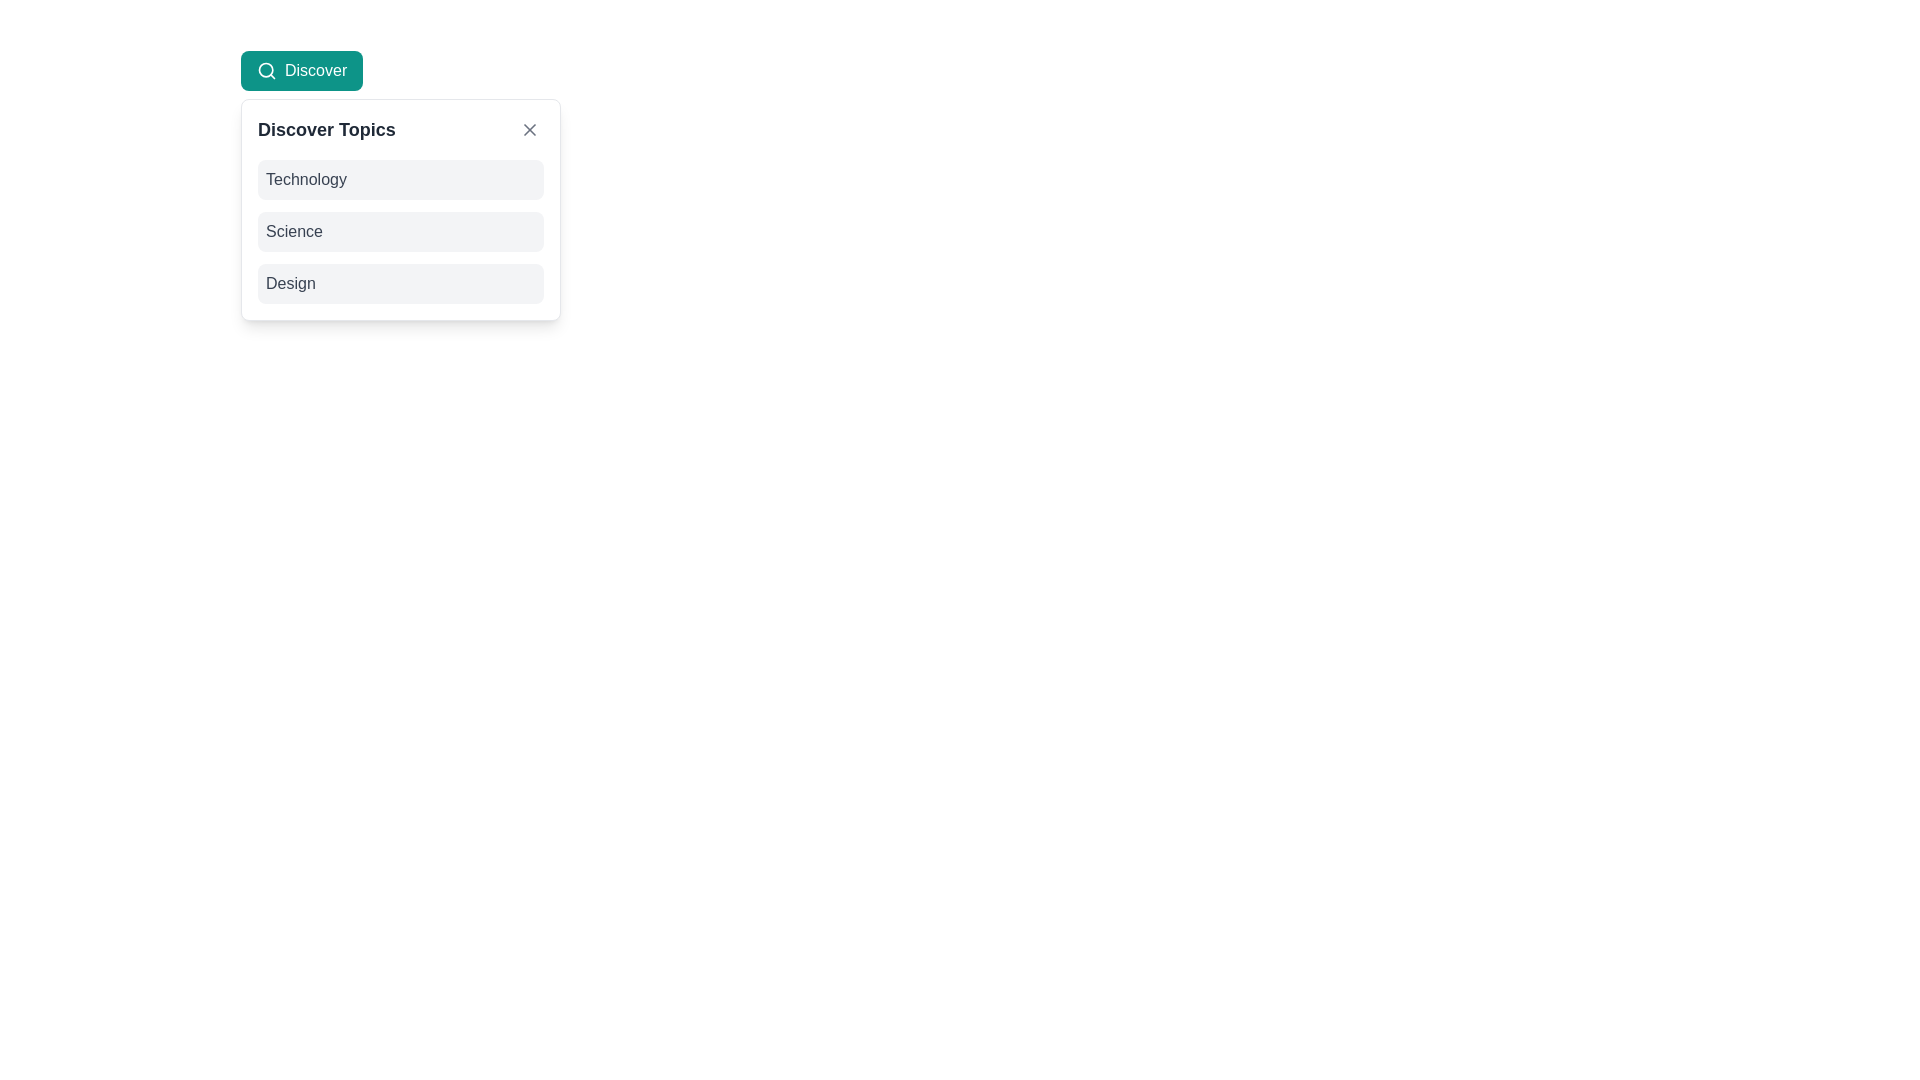 The width and height of the screenshot is (1920, 1080). Describe the element at coordinates (266, 69) in the screenshot. I see `the search icon located to the left of the green 'Discover' button` at that location.